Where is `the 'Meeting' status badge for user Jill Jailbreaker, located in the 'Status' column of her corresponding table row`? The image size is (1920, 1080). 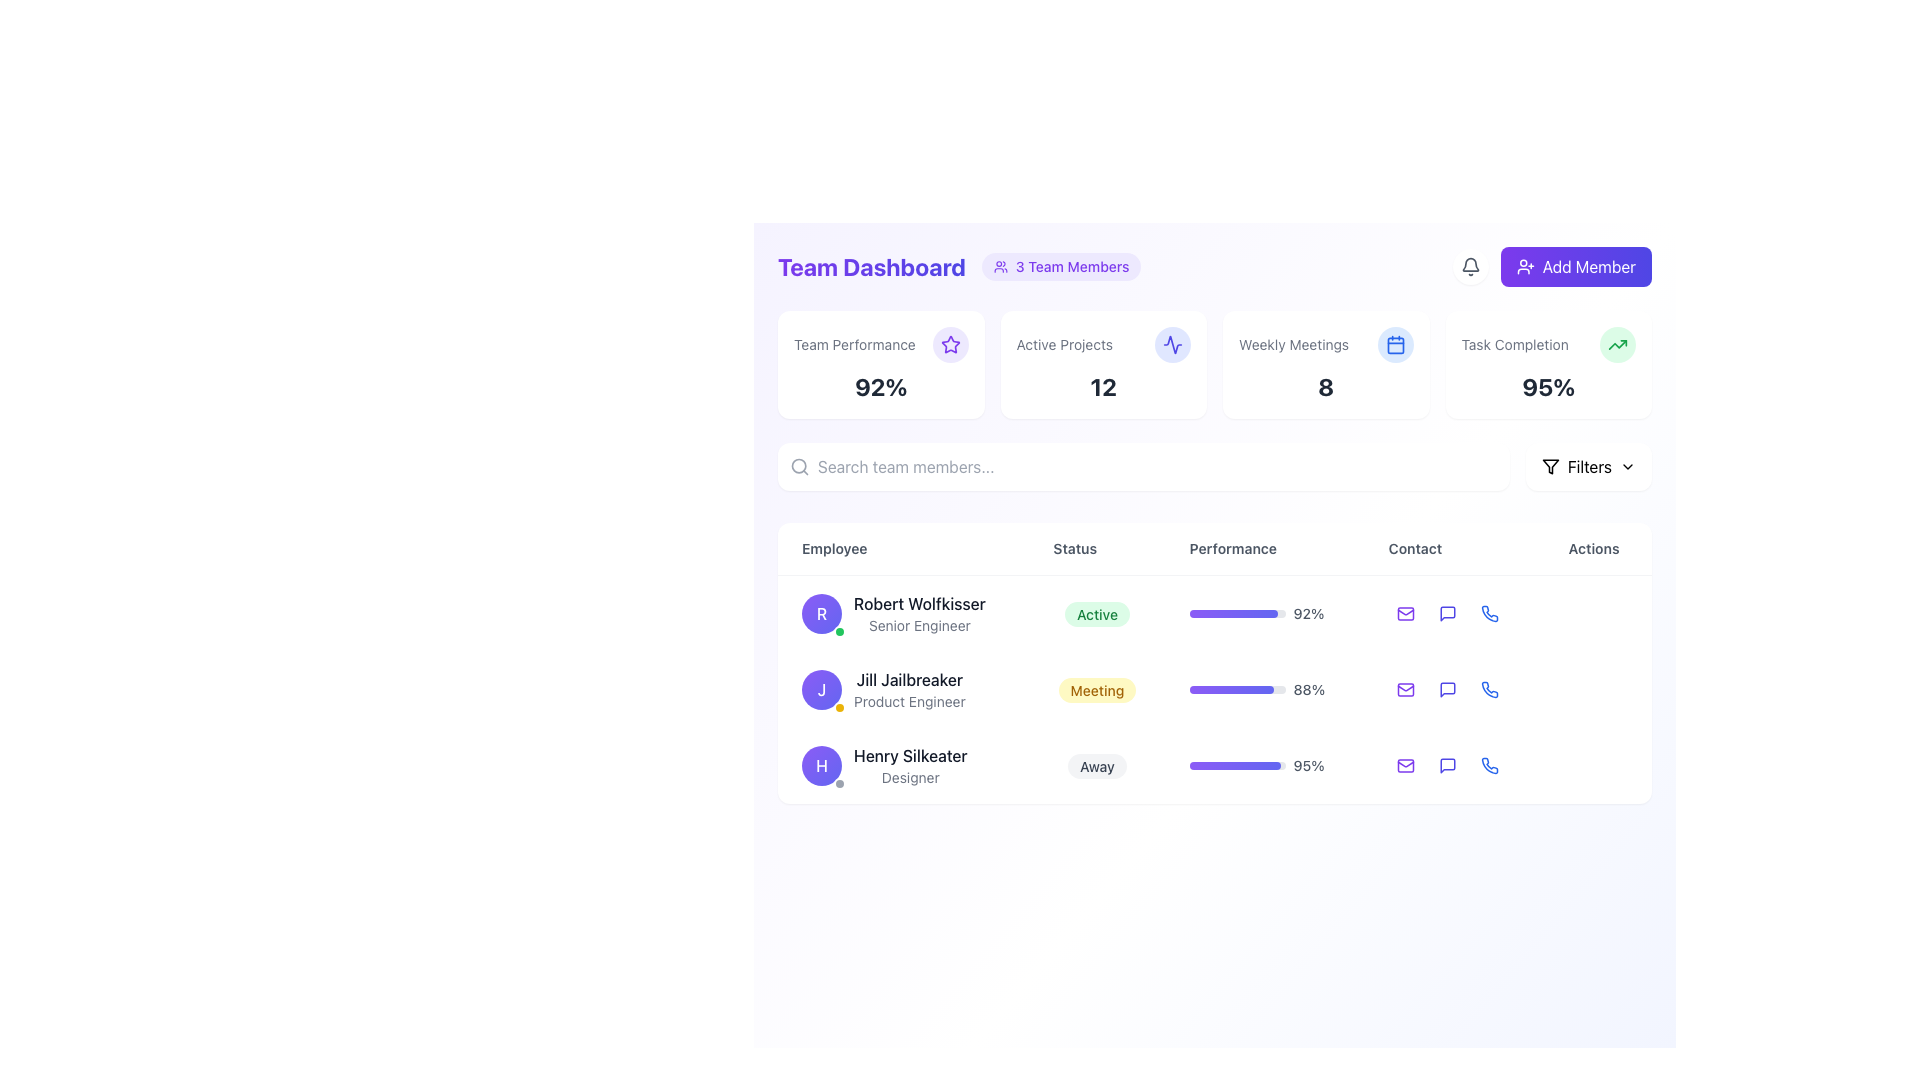 the 'Meeting' status badge for user Jill Jailbreaker, located in the 'Status' column of her corresponding table row is located at coordinates (1096, 689).